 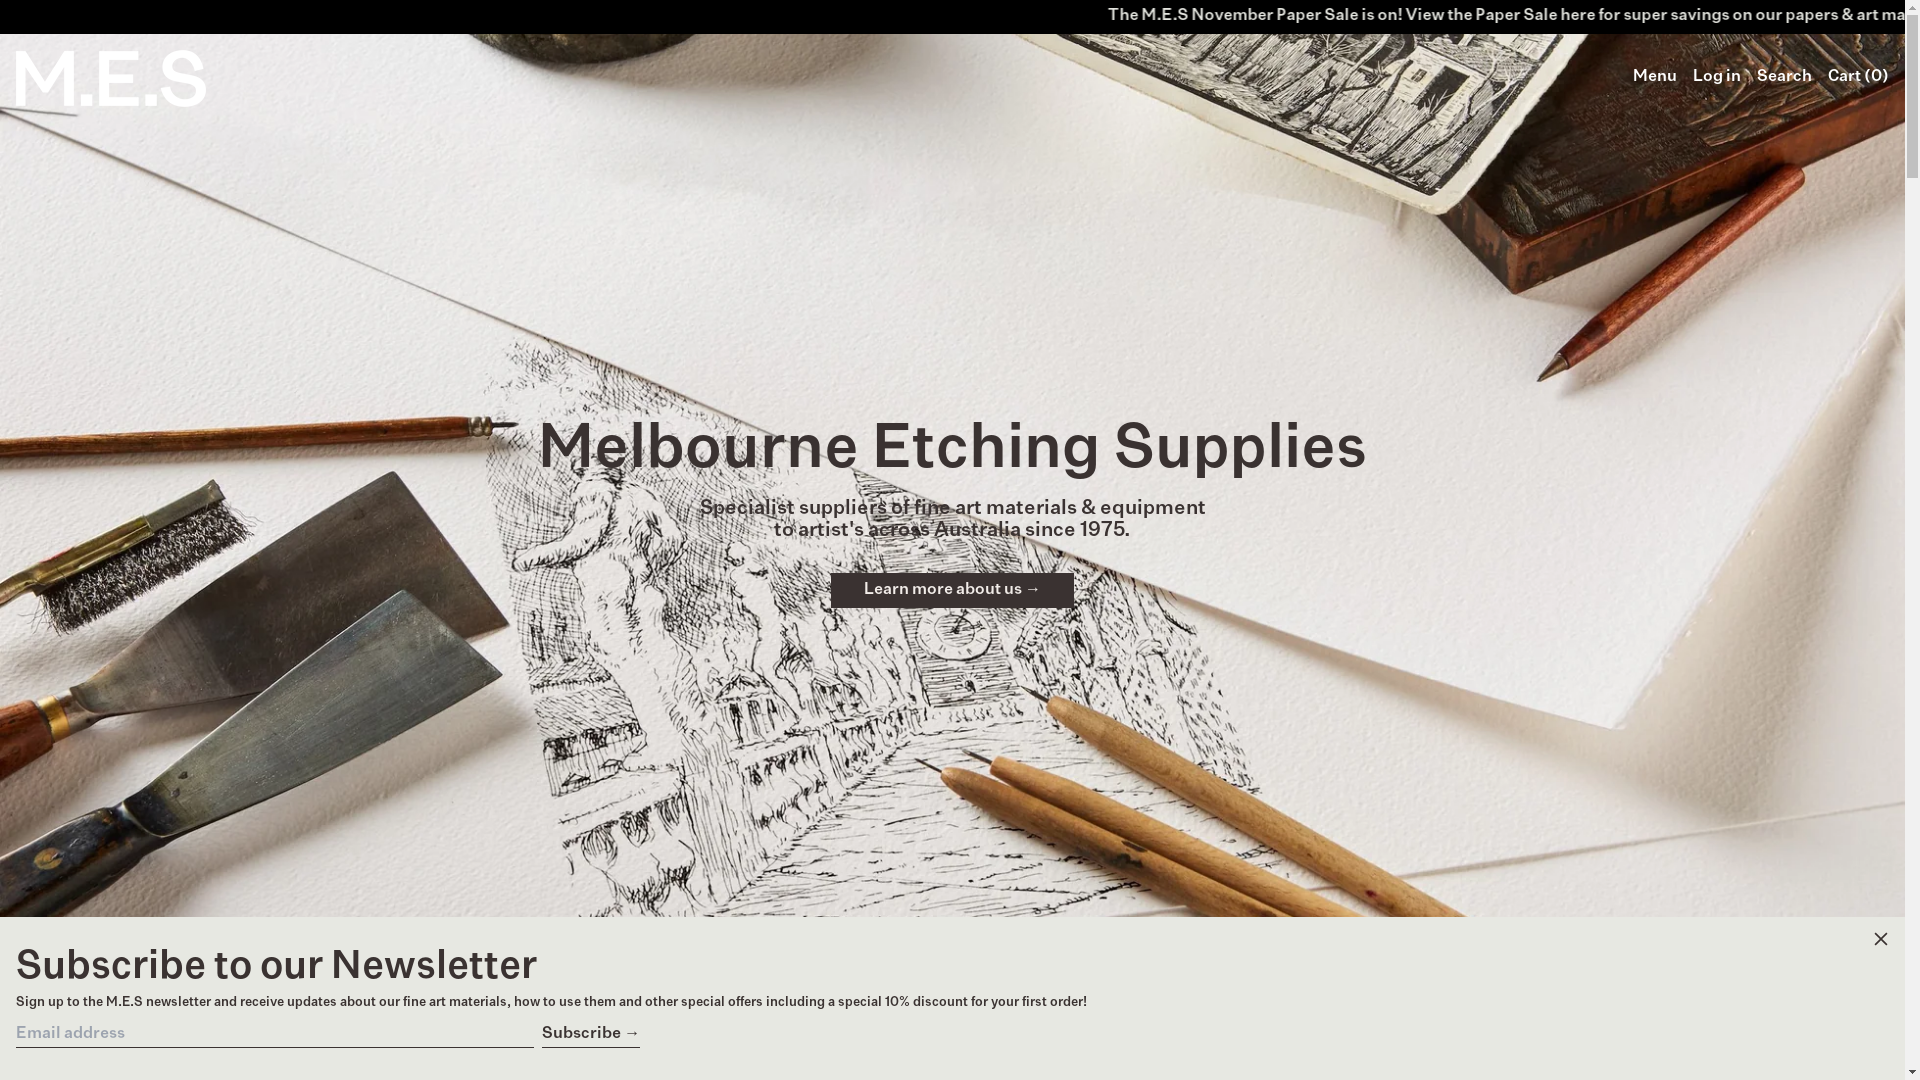 I want to click on 'Search', so click(x=1784, y=76).